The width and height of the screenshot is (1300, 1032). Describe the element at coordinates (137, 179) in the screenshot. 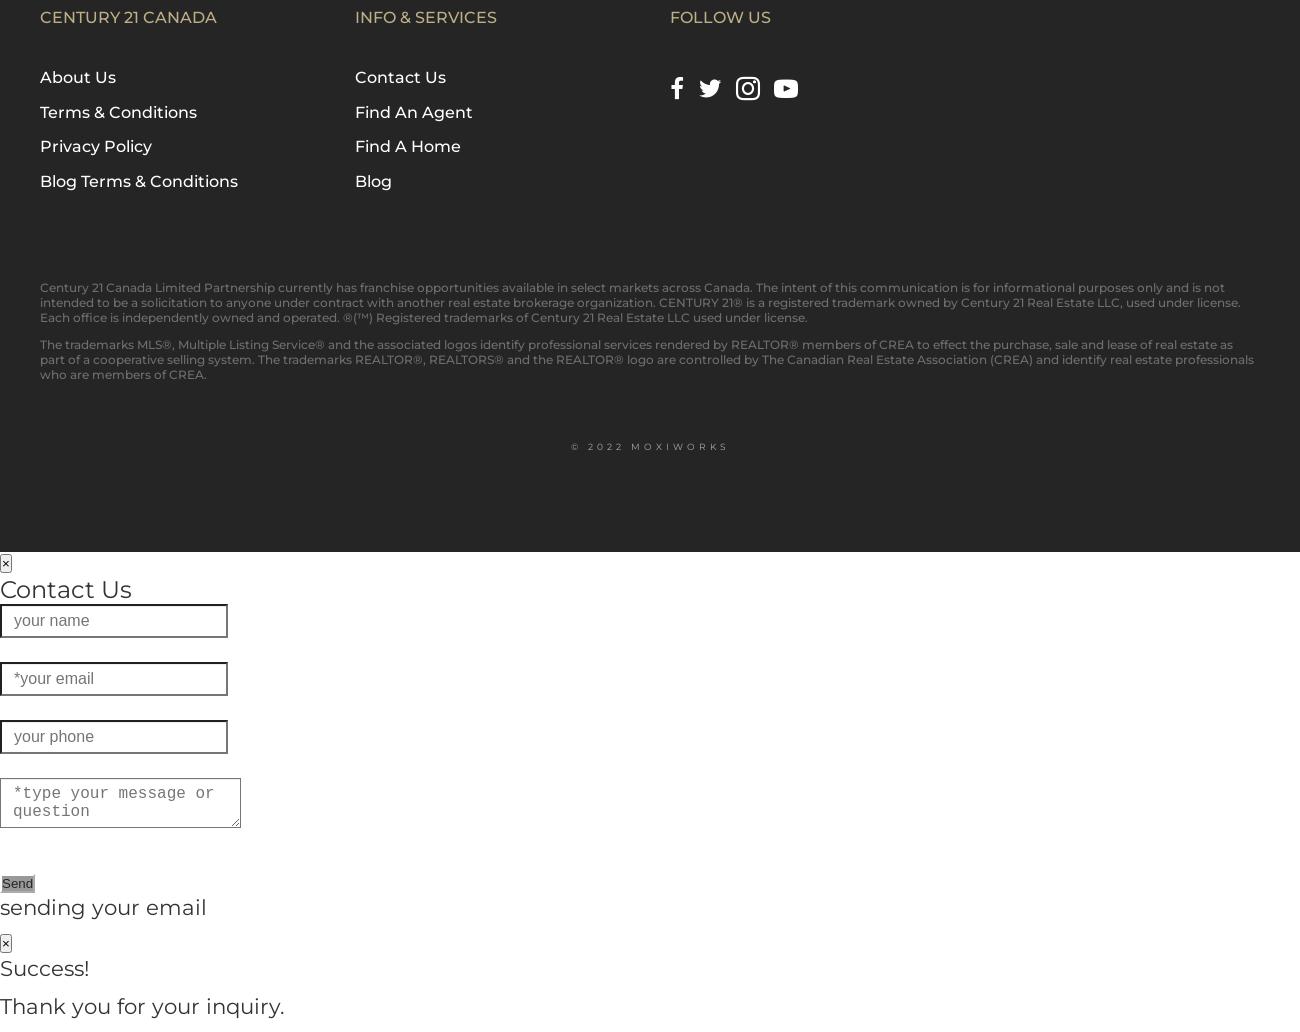

I see `'Blog Terms & Conditions'` at that location.